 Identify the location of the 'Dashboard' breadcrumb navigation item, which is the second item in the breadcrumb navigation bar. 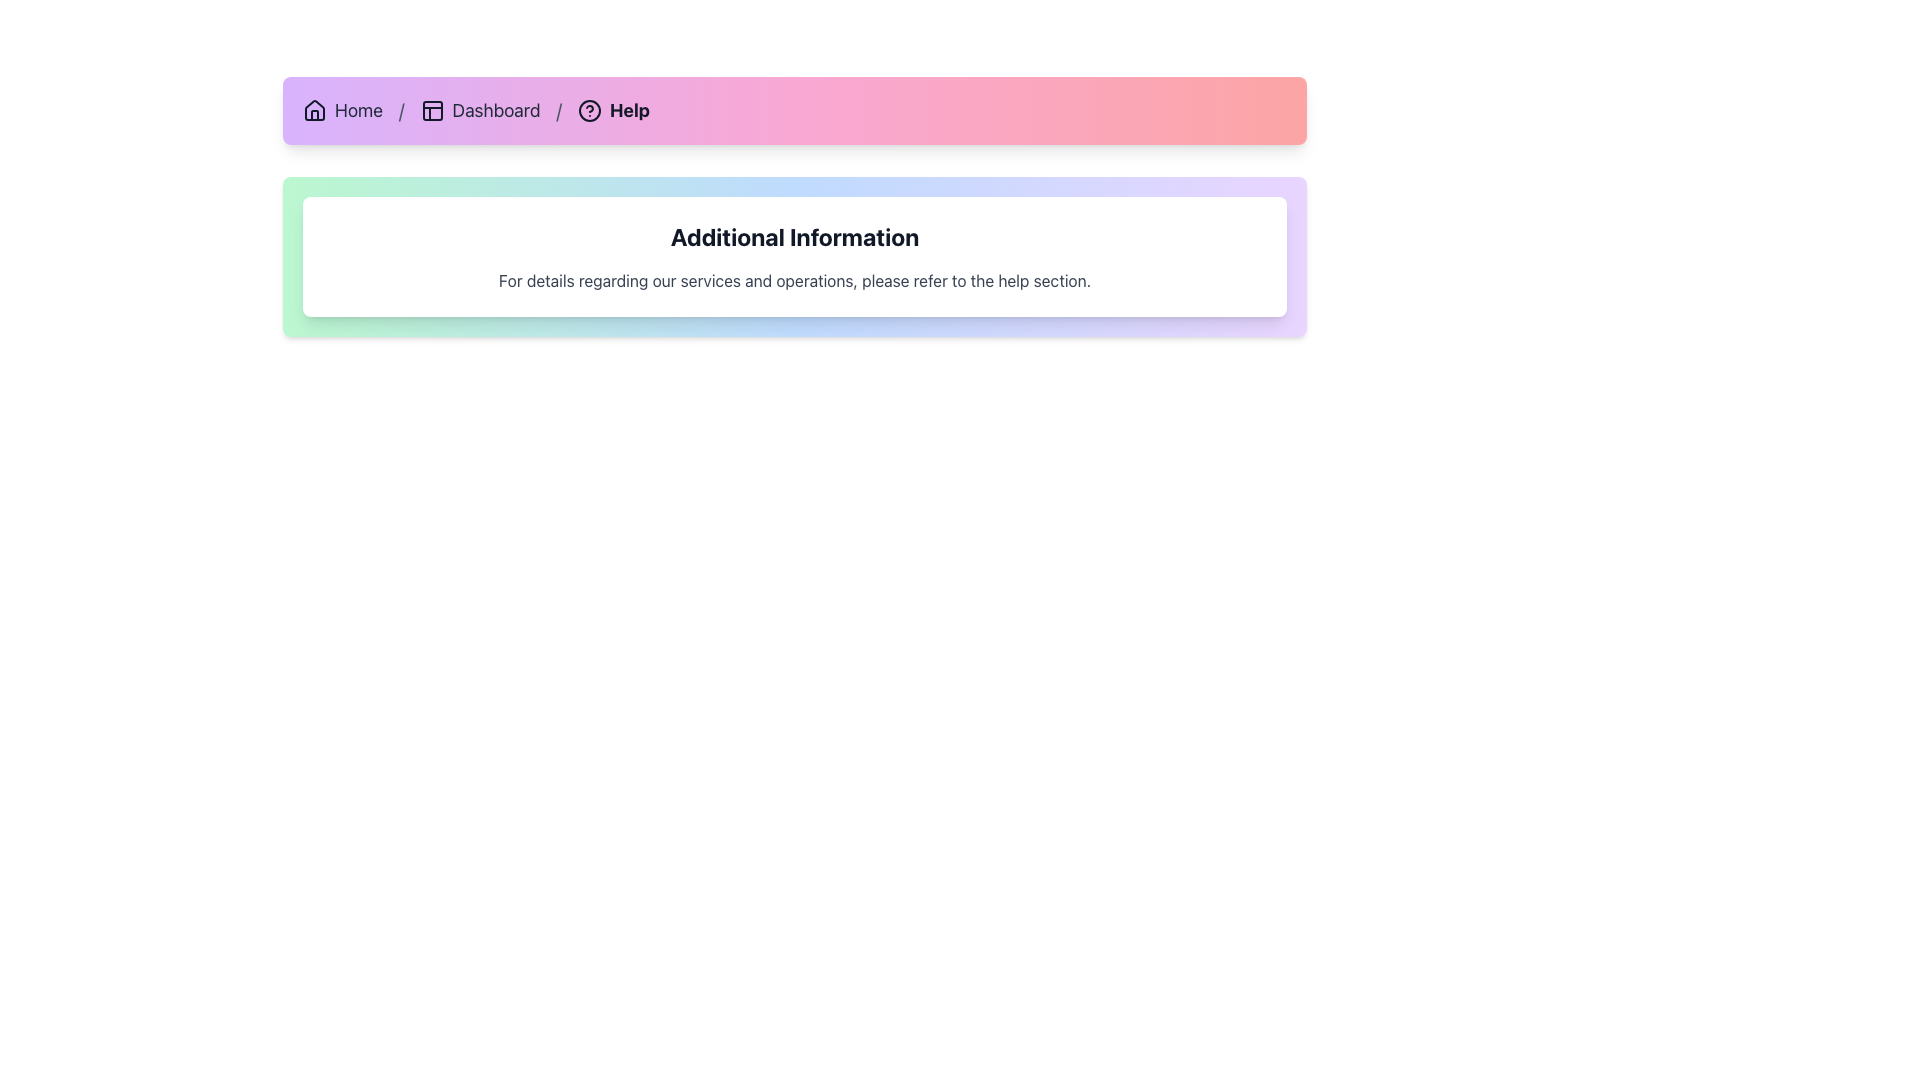
(480, 111).